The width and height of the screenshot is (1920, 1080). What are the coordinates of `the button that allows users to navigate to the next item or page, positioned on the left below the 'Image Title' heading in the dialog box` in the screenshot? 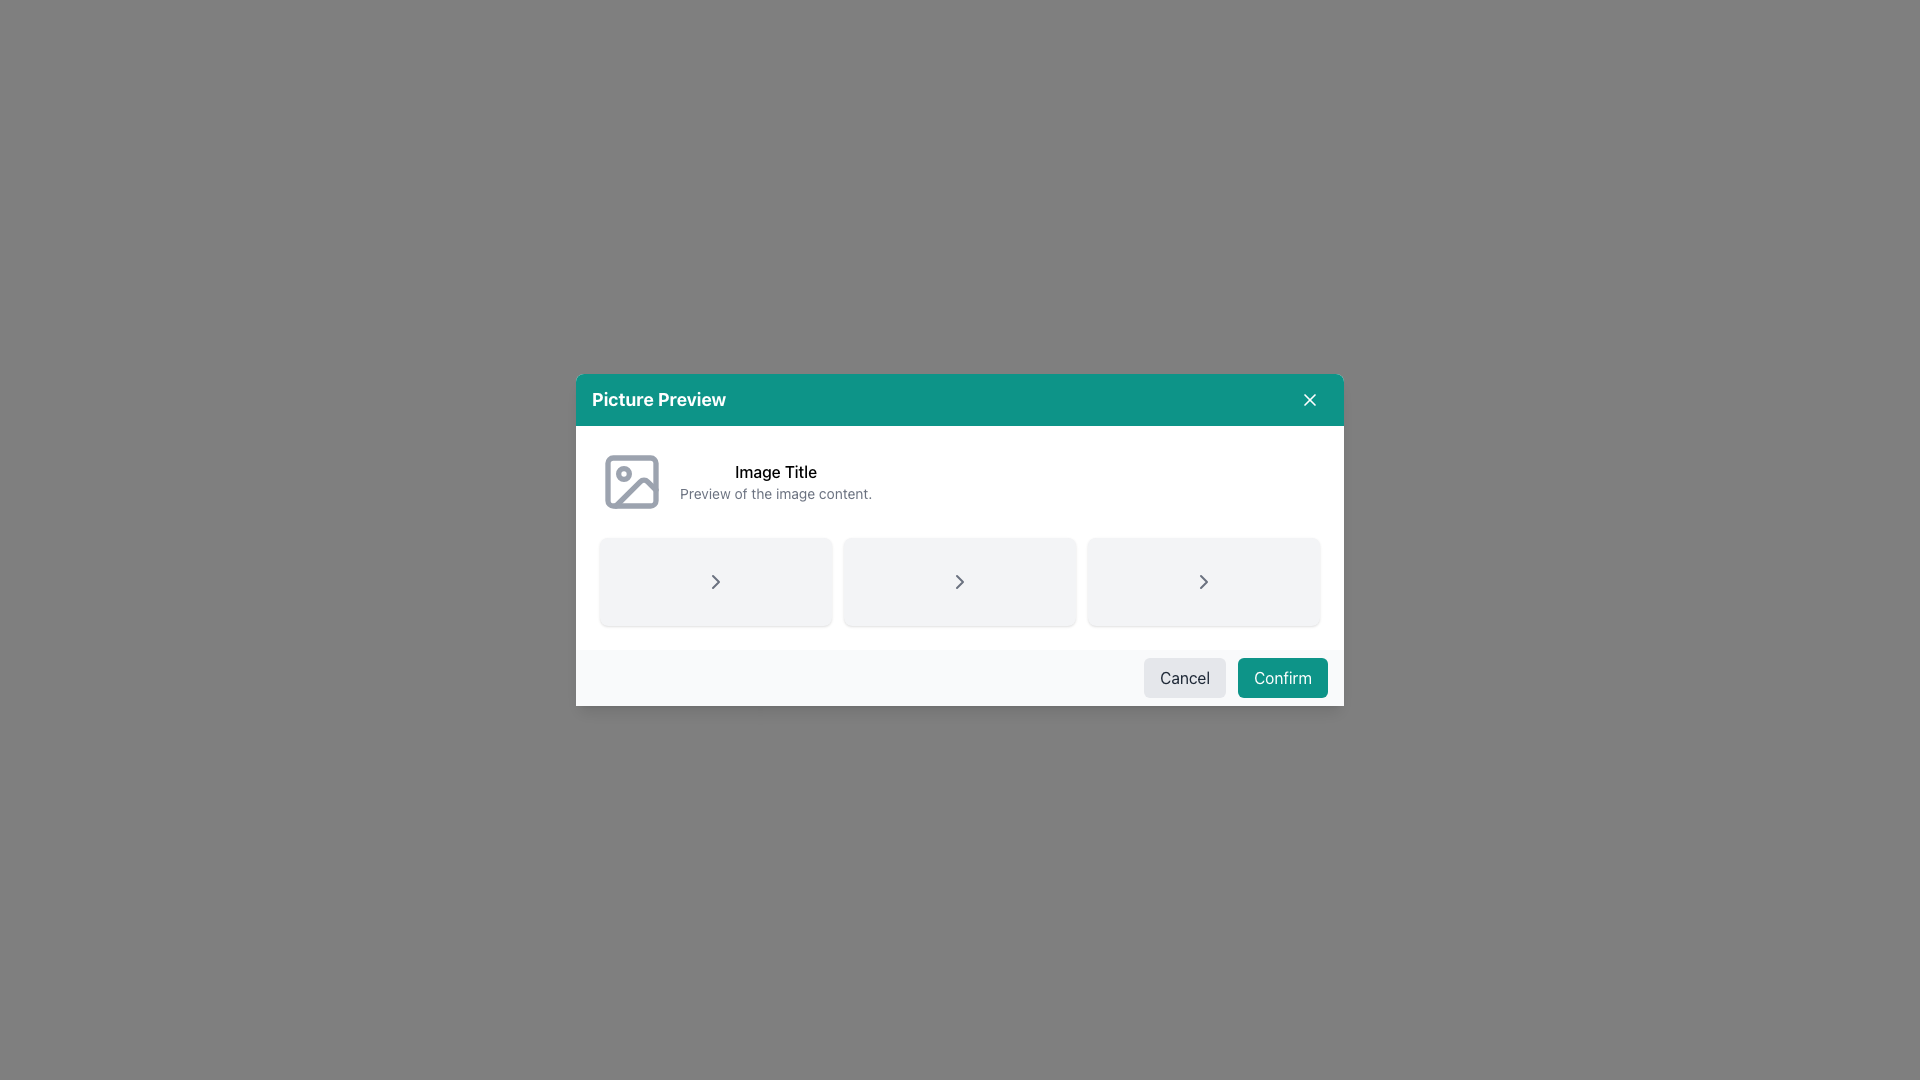 It's located at (715, 582).